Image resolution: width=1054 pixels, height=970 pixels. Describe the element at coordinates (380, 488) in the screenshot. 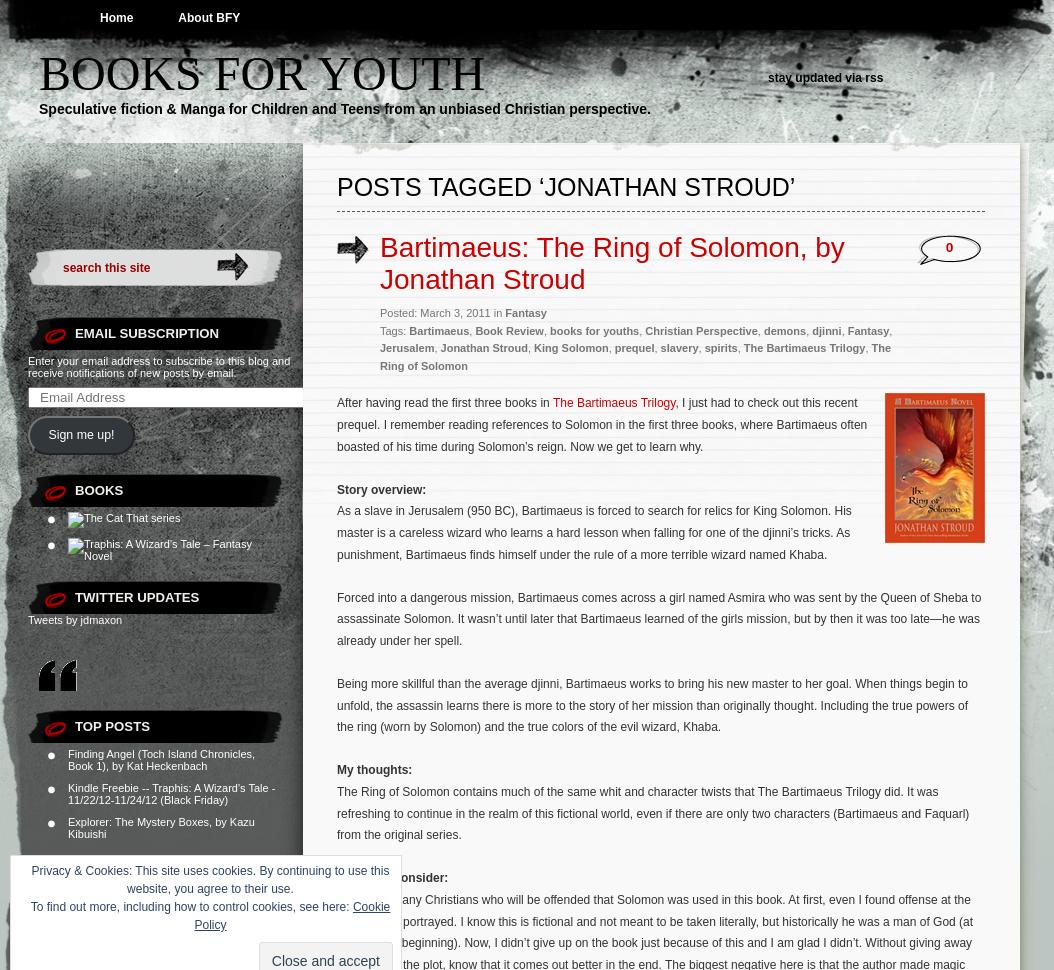

I see `'Story overview:'` at that location.